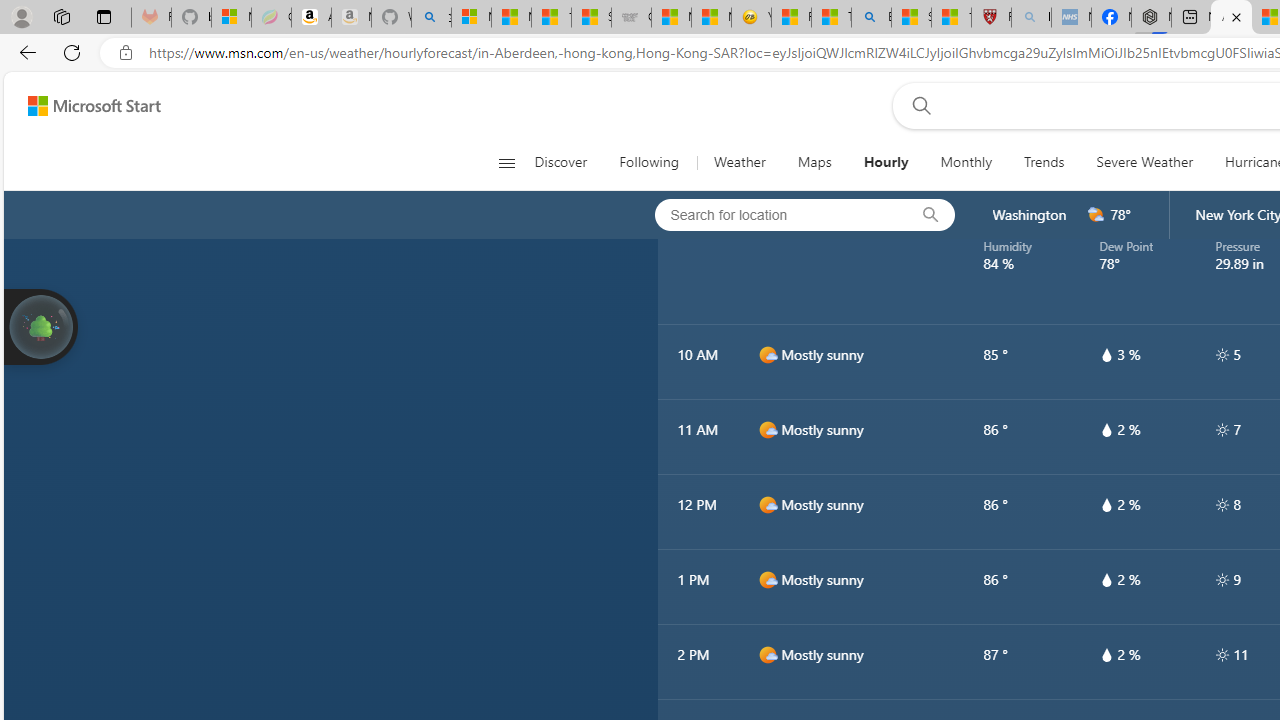  Describe the element at coordinates (766, 655) in the screenshot. I see `'d1000'` at that location.